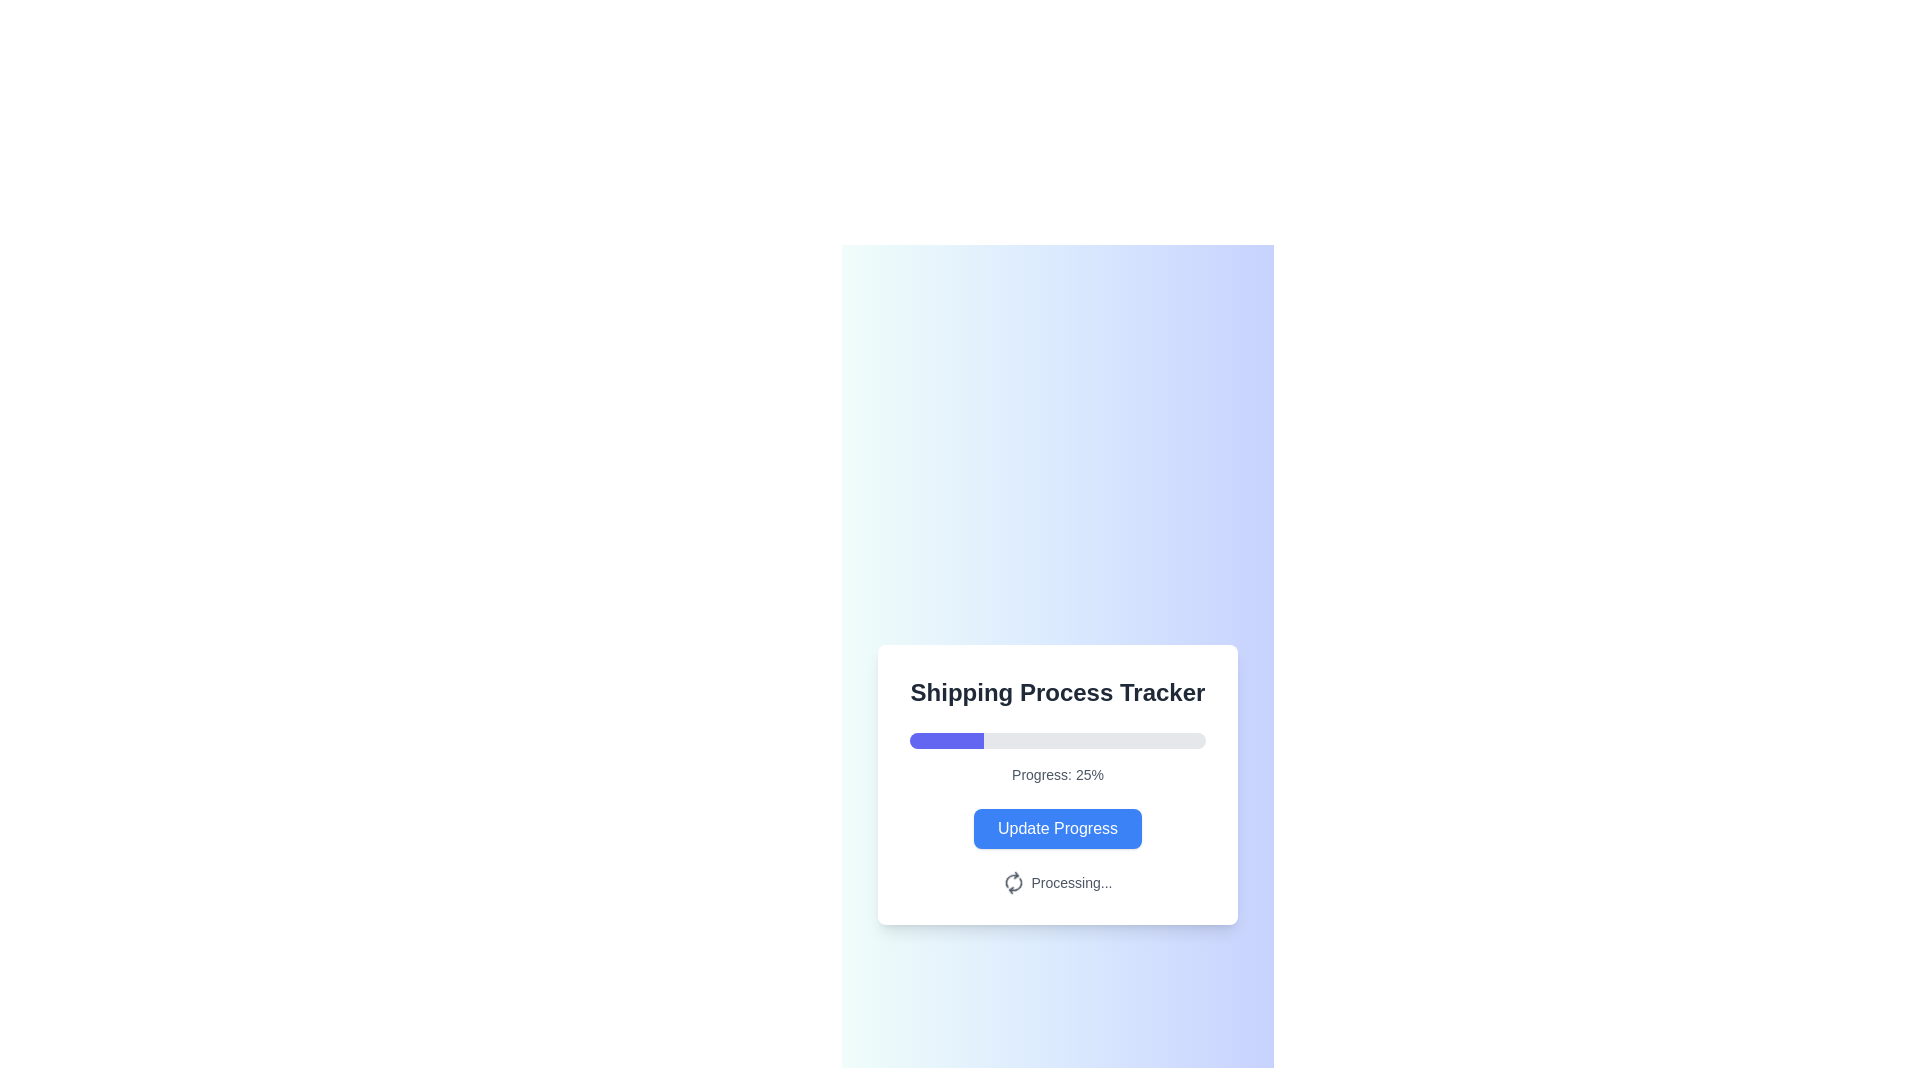 Image resolution: width=1920 pixels, height=1080 pixels. Describe the element at coordinates (1056, 774) in the screenshot. I see `the text label displaying 'Progress: 25%' which indicates the progress of a task, located below the progress bar and above the 'Update Progress' button` at that location.